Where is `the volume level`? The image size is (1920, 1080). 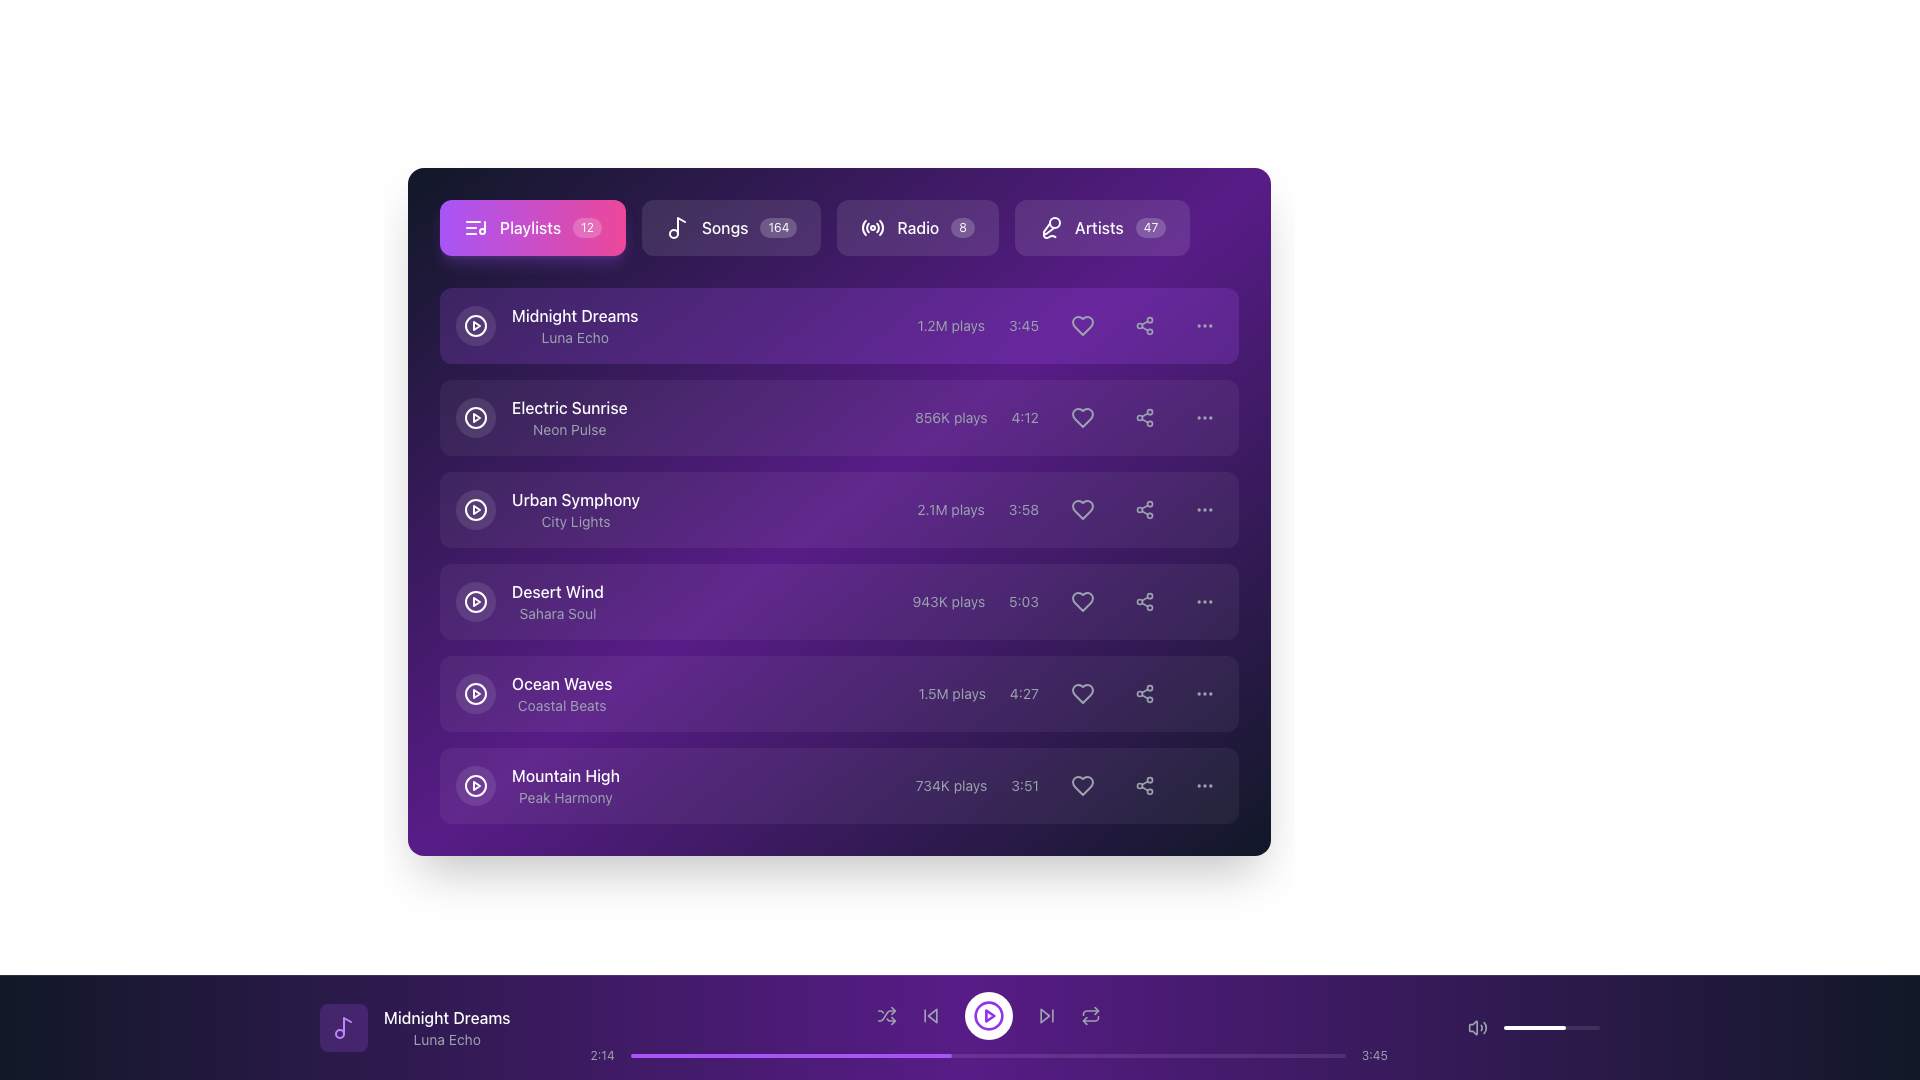
the volume level is located at coordinates (1545, 1028).